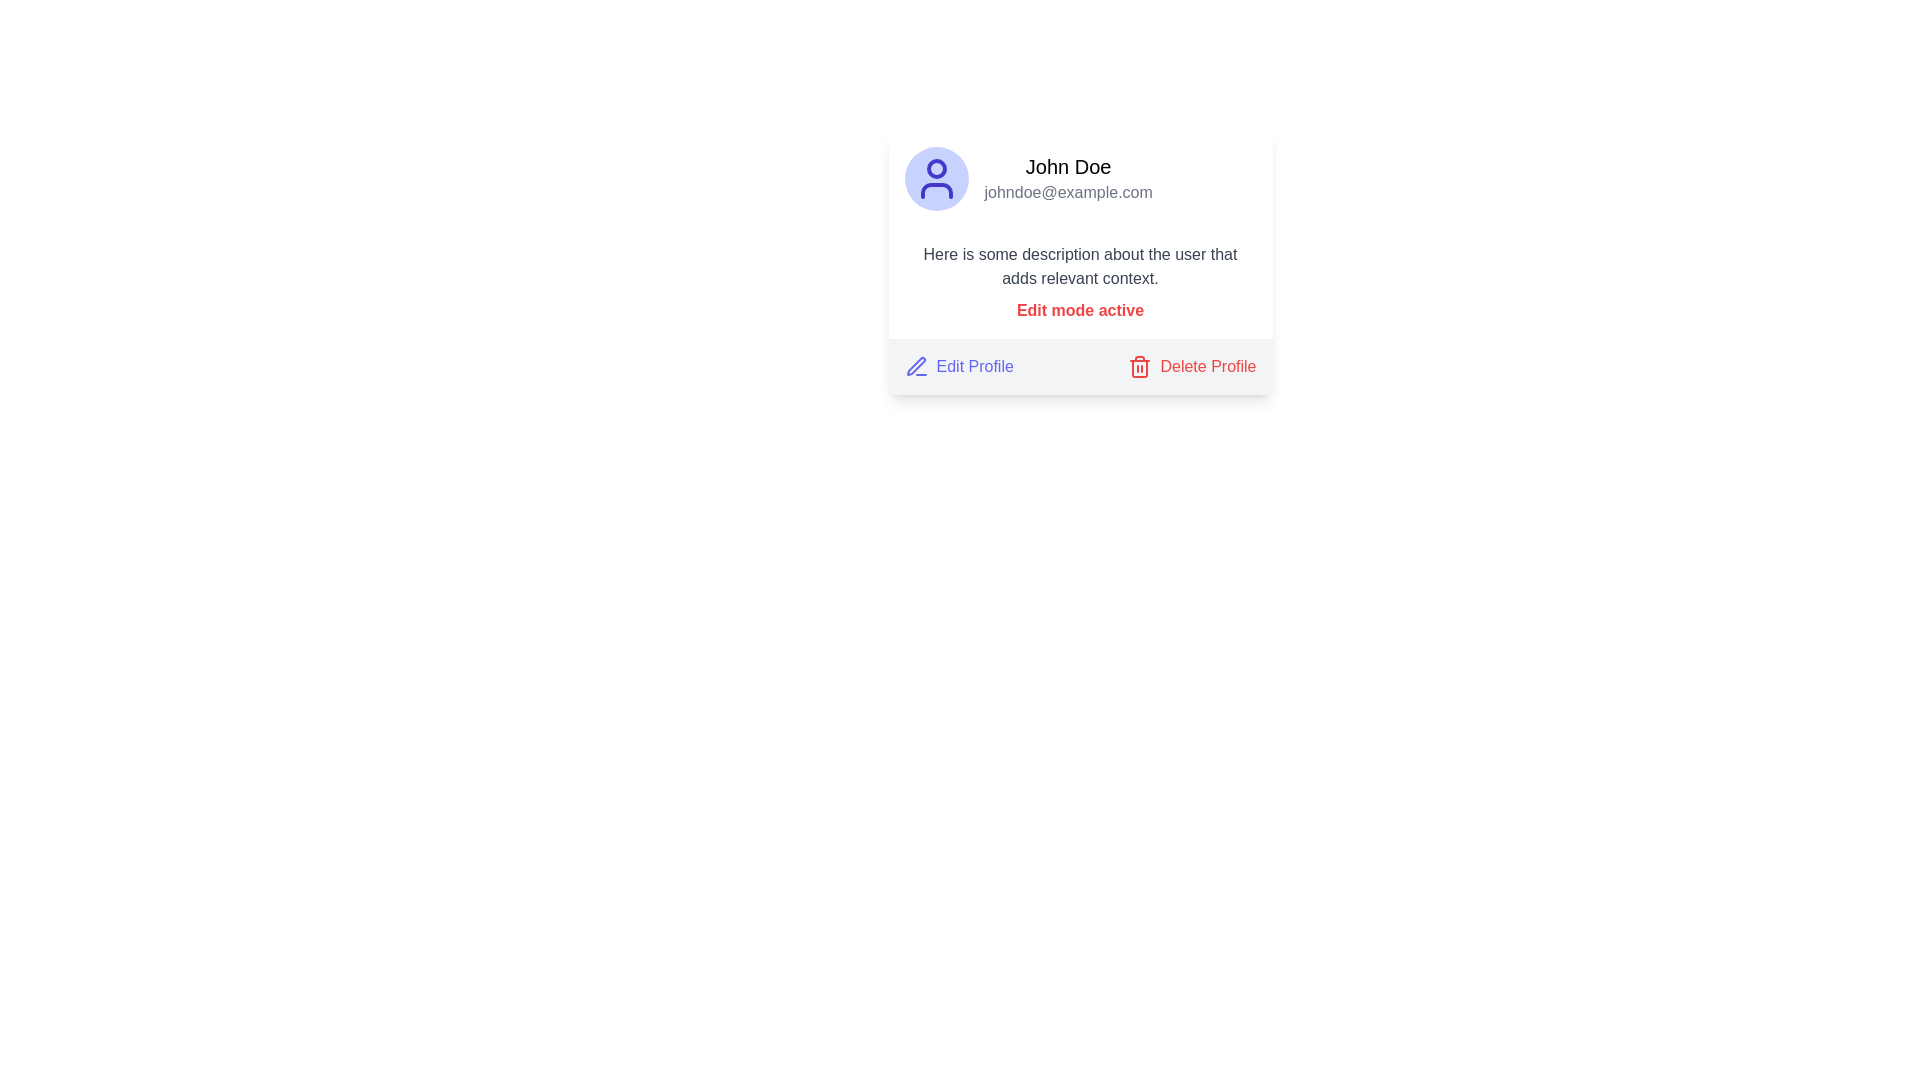 This screenshot has height=1080, width=1920. What do you see at coordinates (915, 366) in the screenshot?
I see `the blue outline pen icon next to the 'Edit Profile' text` at bounding box center [915, 366].